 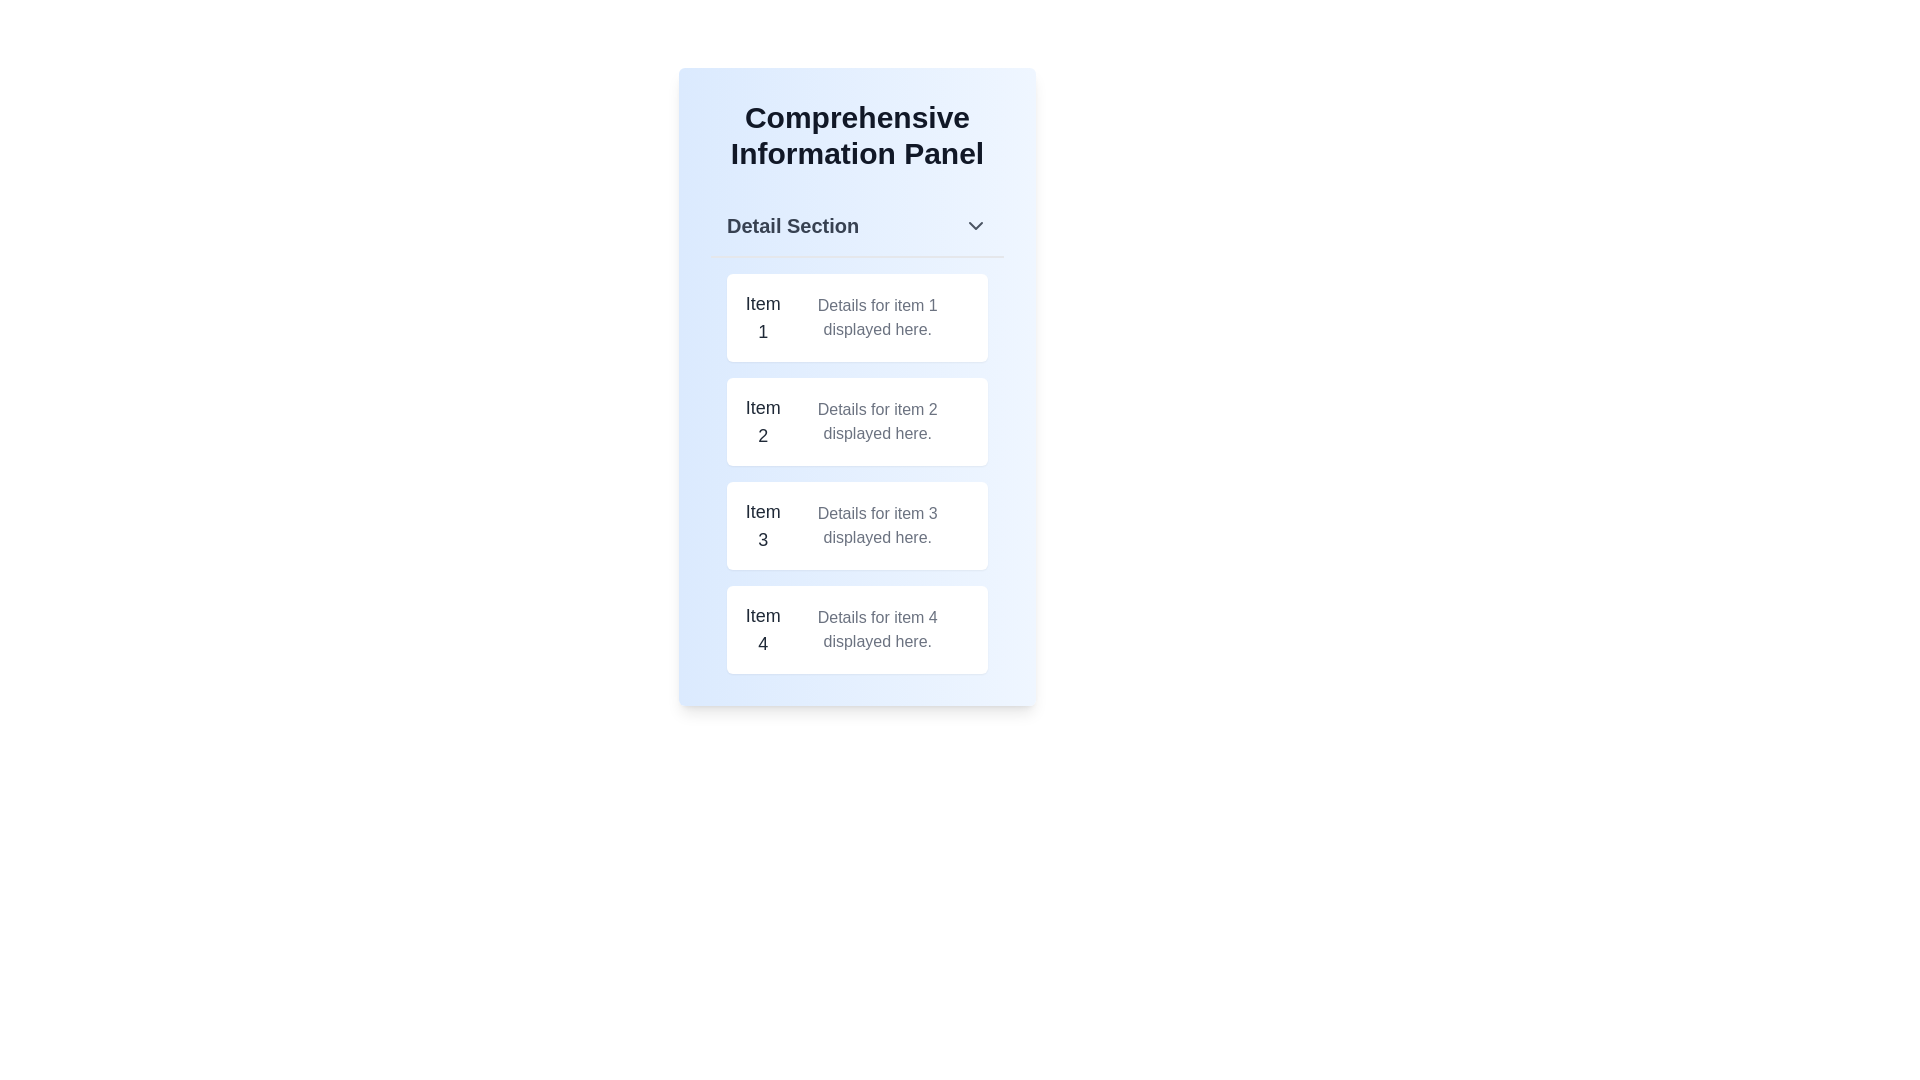 I want to click on the chevron down icon located at the far-right of the 'Detail Section' header, so click(x=975, y=225).